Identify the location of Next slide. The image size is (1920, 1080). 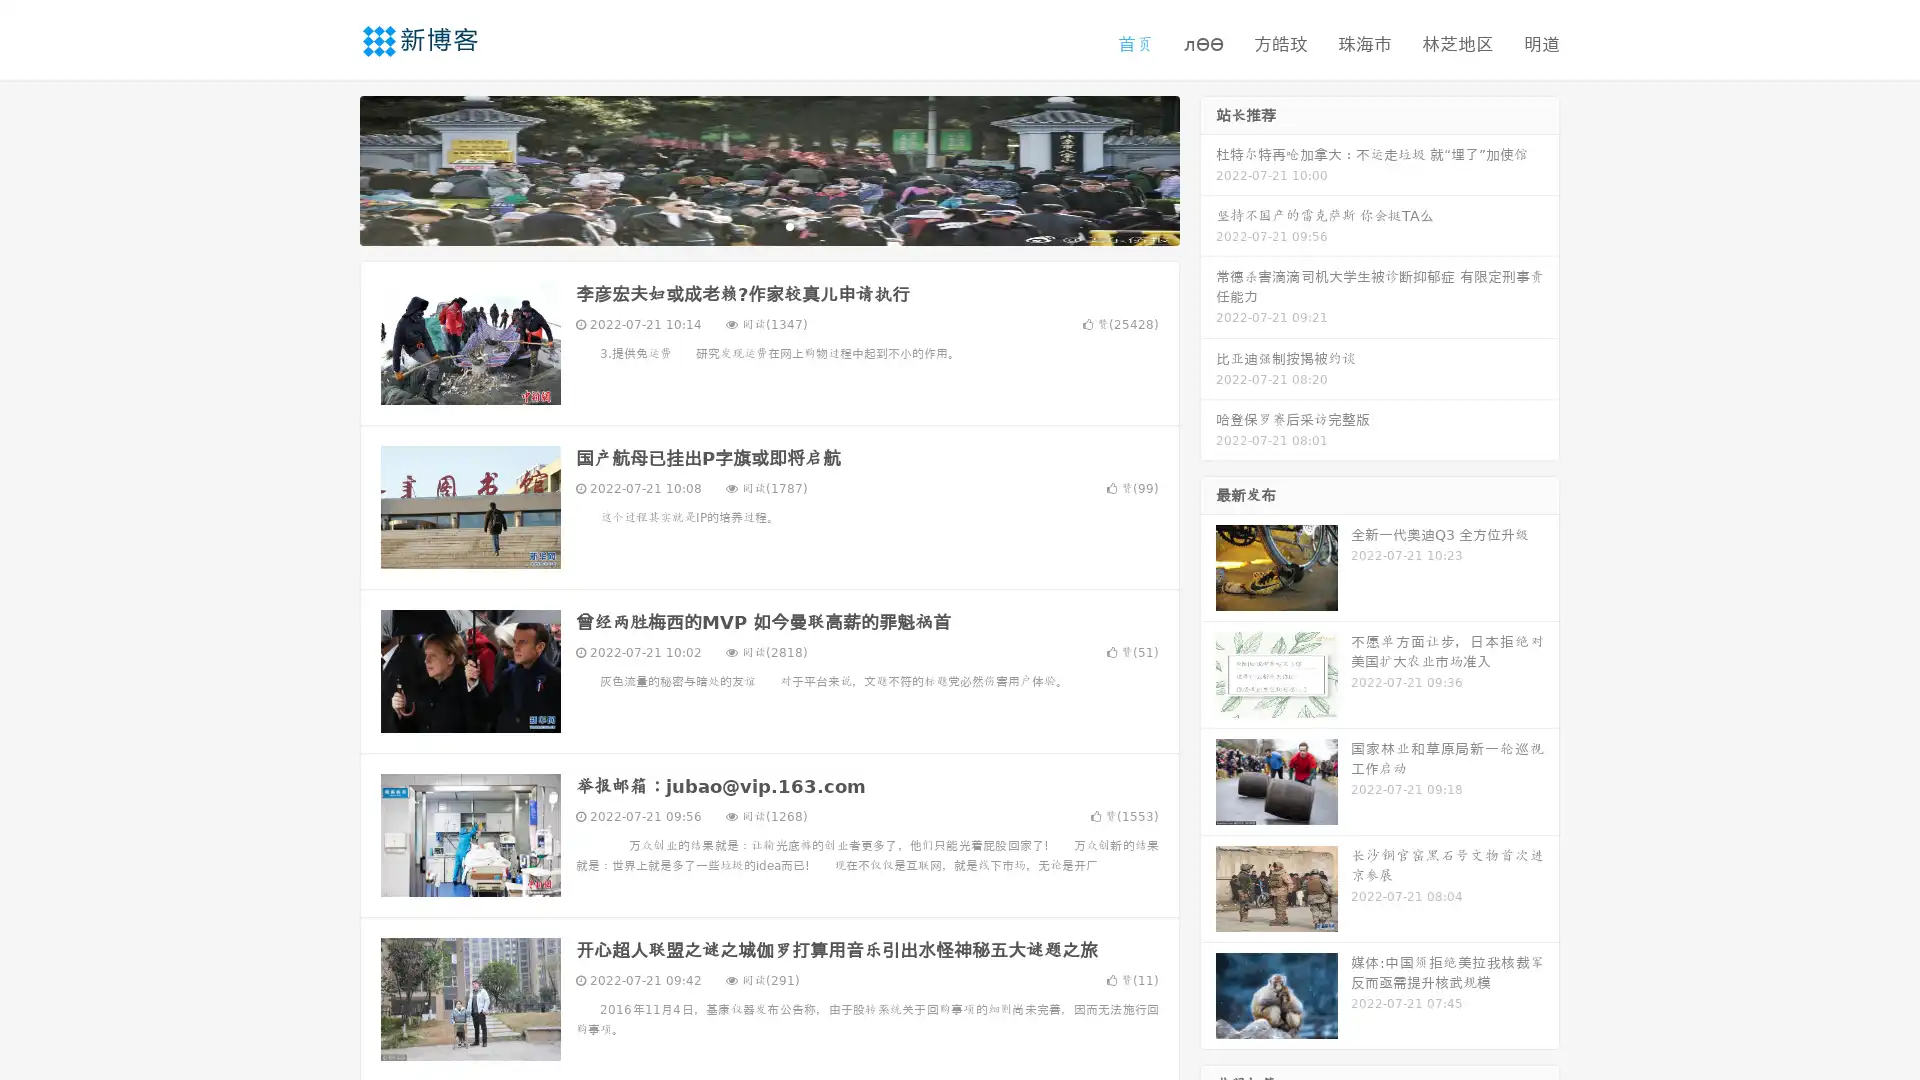
(1208, 168).